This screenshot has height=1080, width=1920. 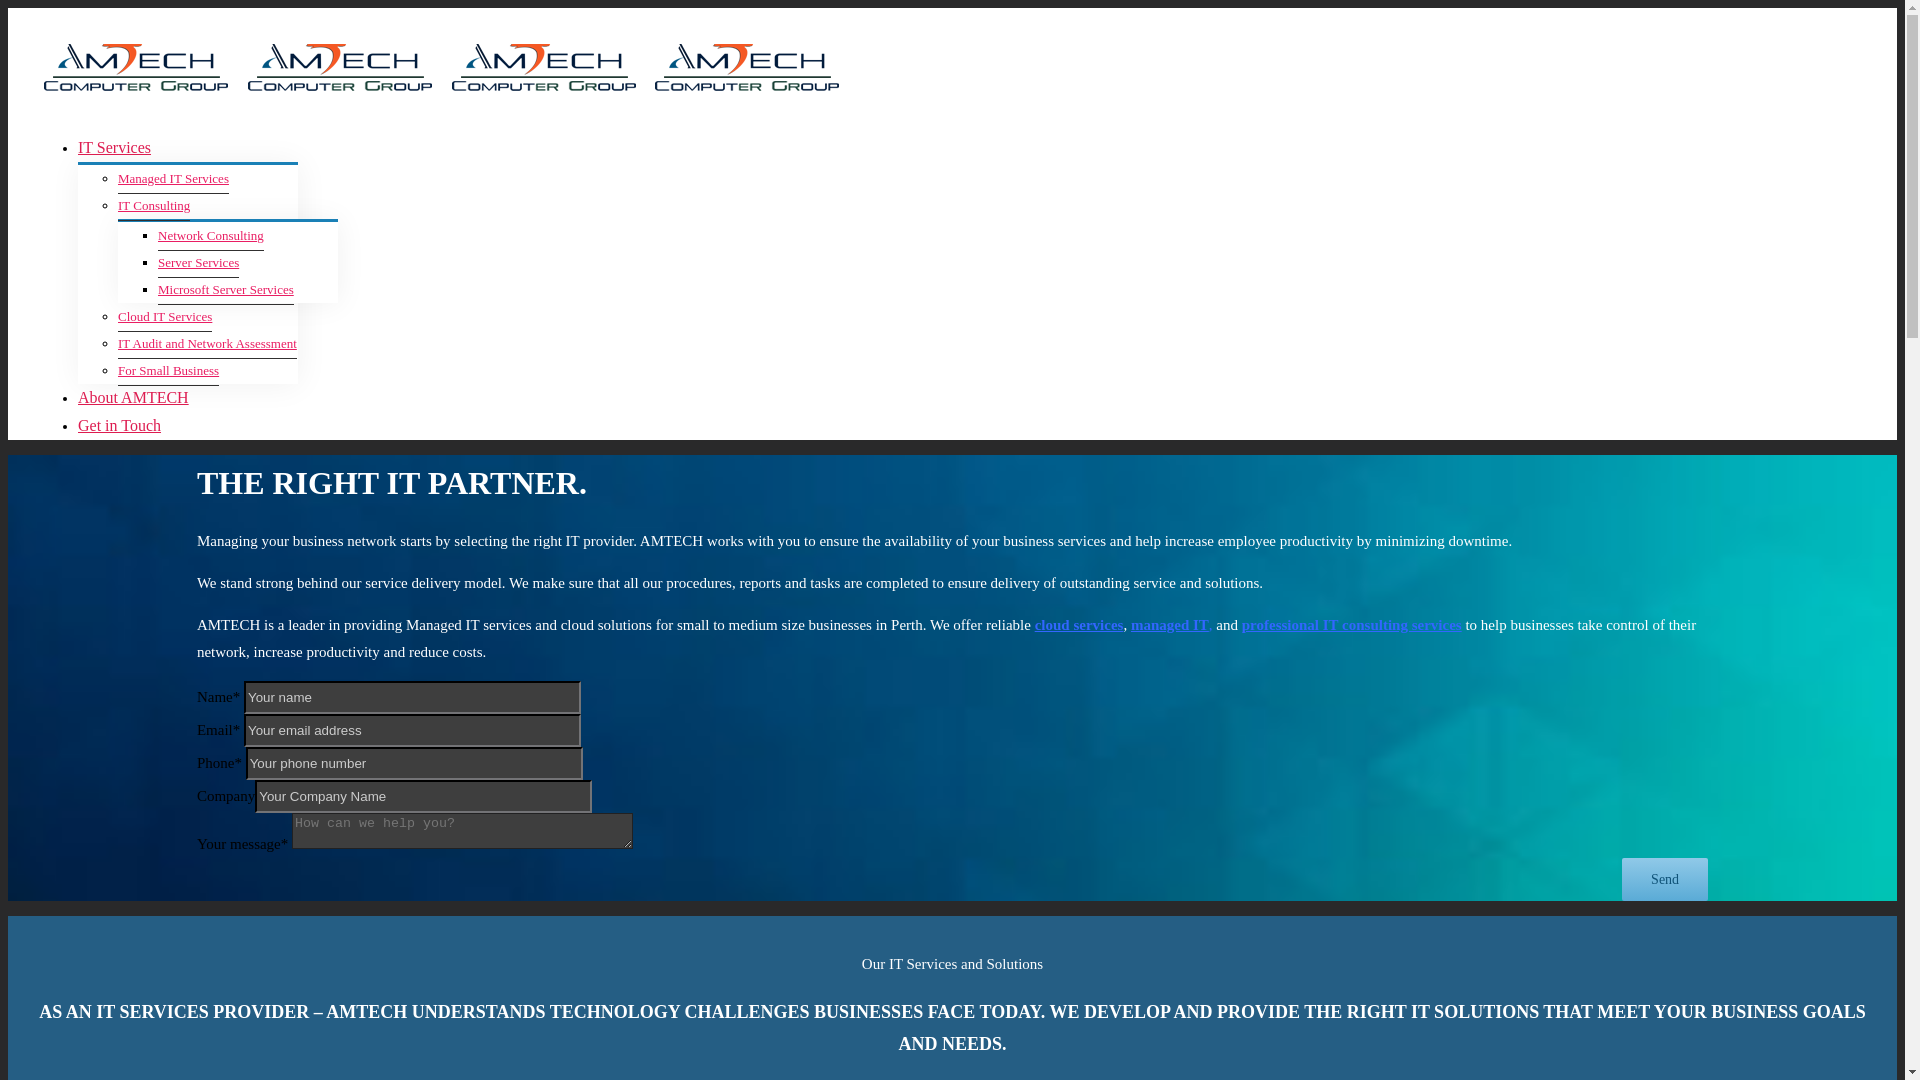 What do you see at coordinates (1241, 623) in the screenshot?
I see `'professional IT consulting services'` at bounding box center [1241, 623].